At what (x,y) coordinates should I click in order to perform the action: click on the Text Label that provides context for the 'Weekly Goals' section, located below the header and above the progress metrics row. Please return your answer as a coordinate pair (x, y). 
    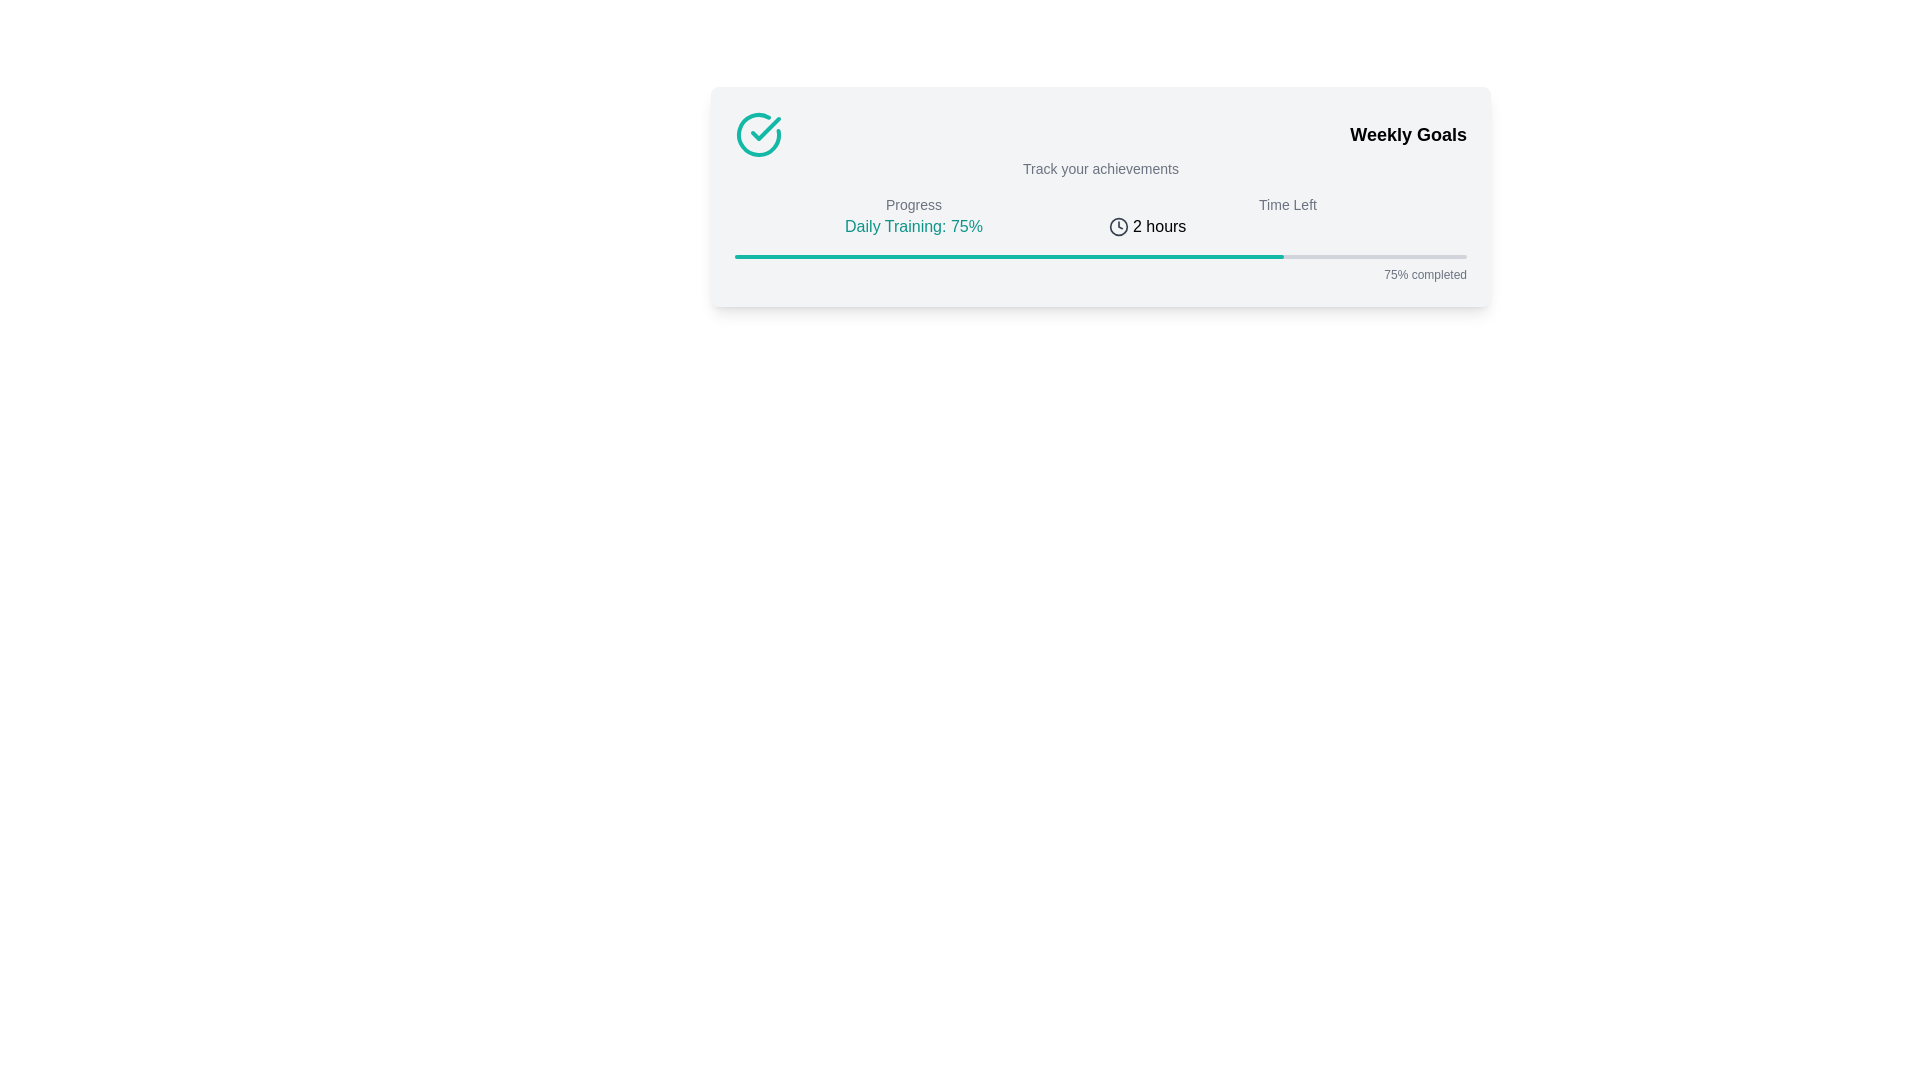
    Looking at the image, I should click on (1099, 168).